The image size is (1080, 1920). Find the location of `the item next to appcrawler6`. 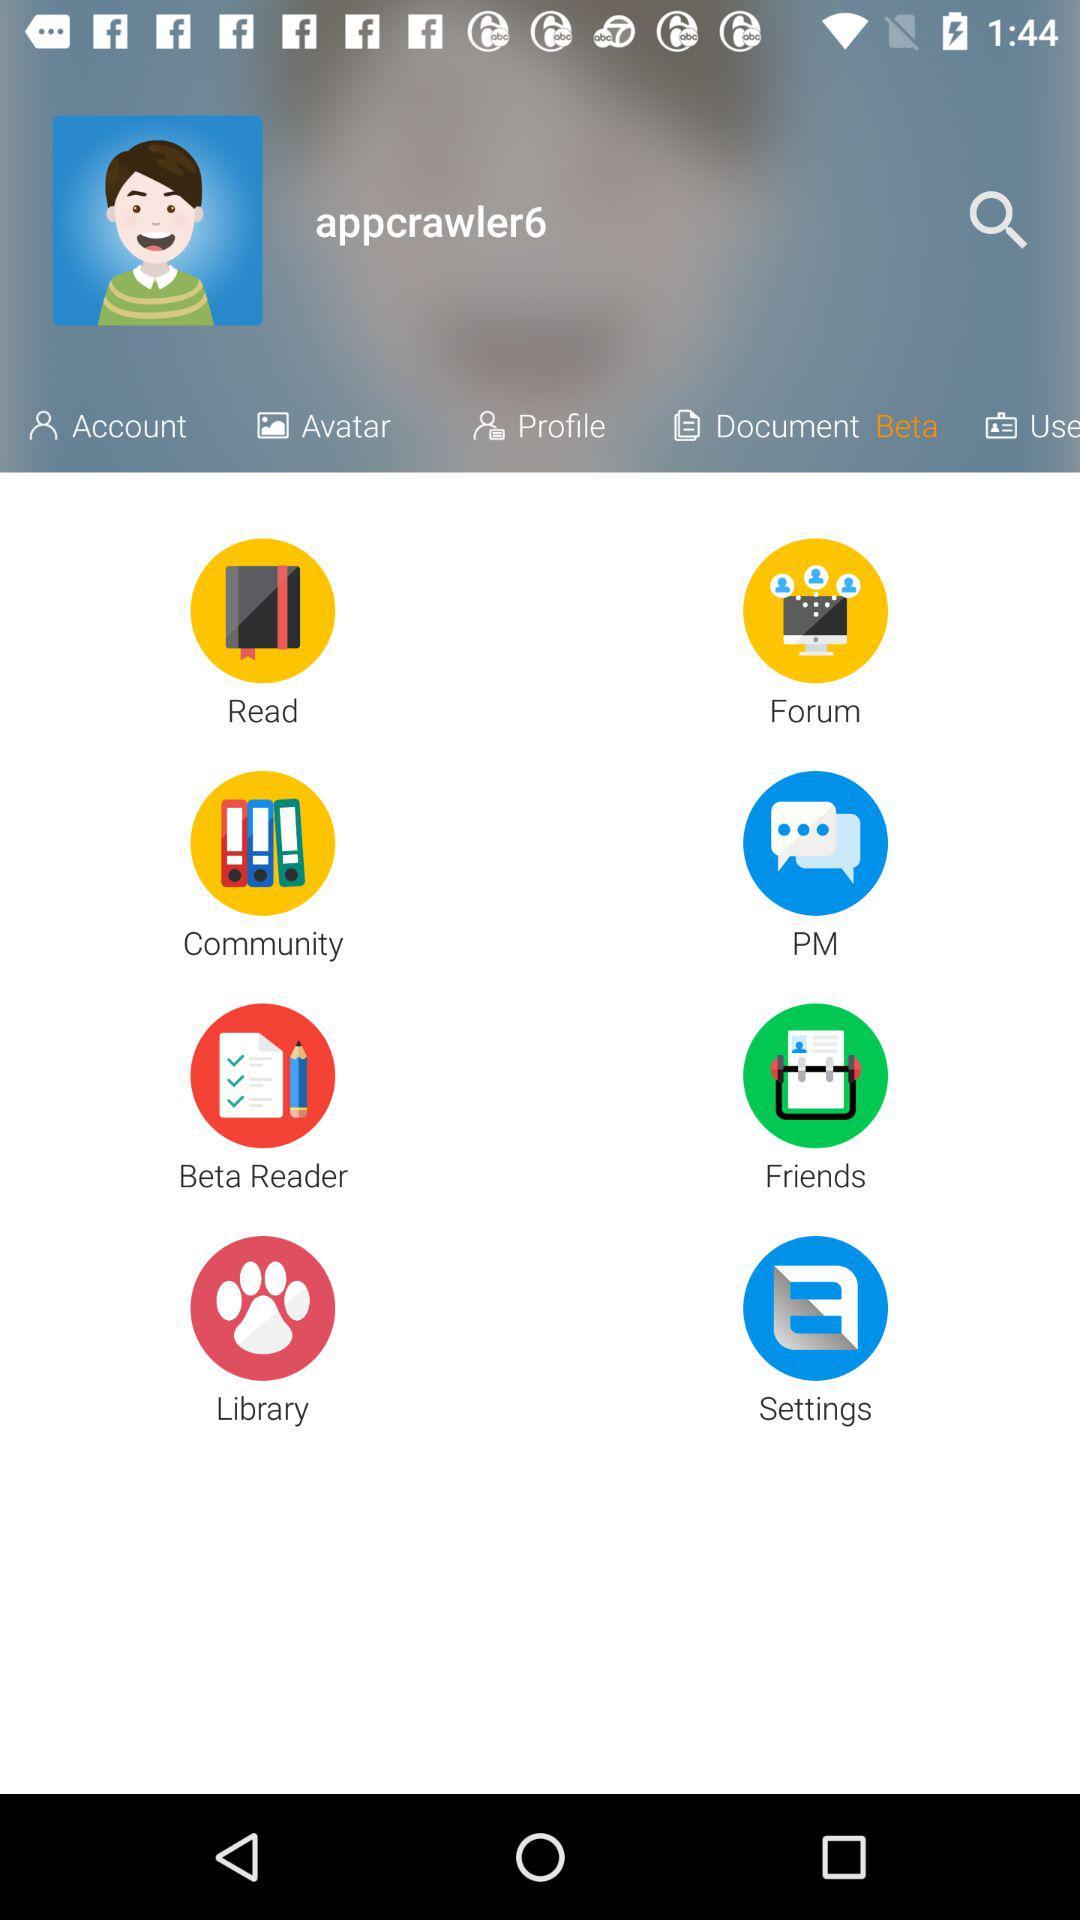

the item next to appcrawler6 is located at coordinates (156, 220).